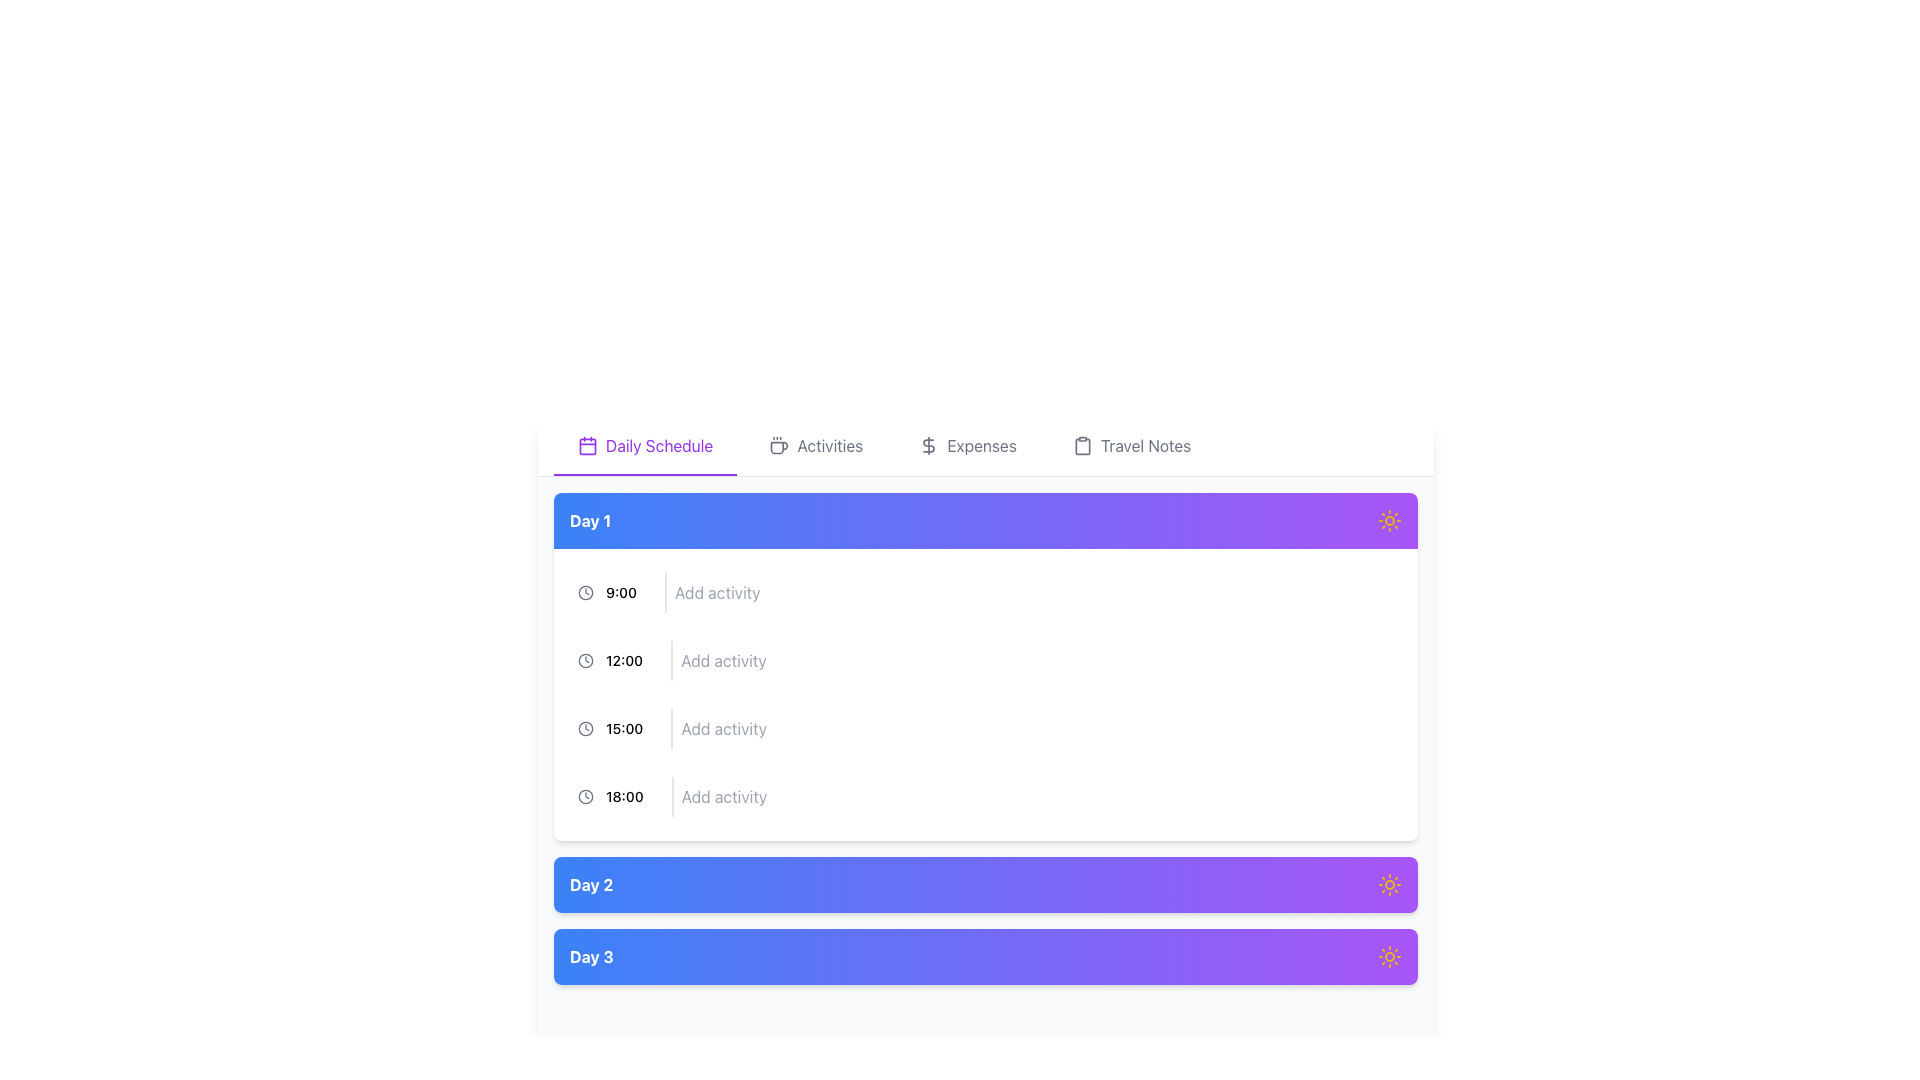  I want to click on the text label displaying 'Day 1' in bold white font centered within a blue gradient background, located at the top-left of the blue gradient header for the day's schedule, so click(589, 519).